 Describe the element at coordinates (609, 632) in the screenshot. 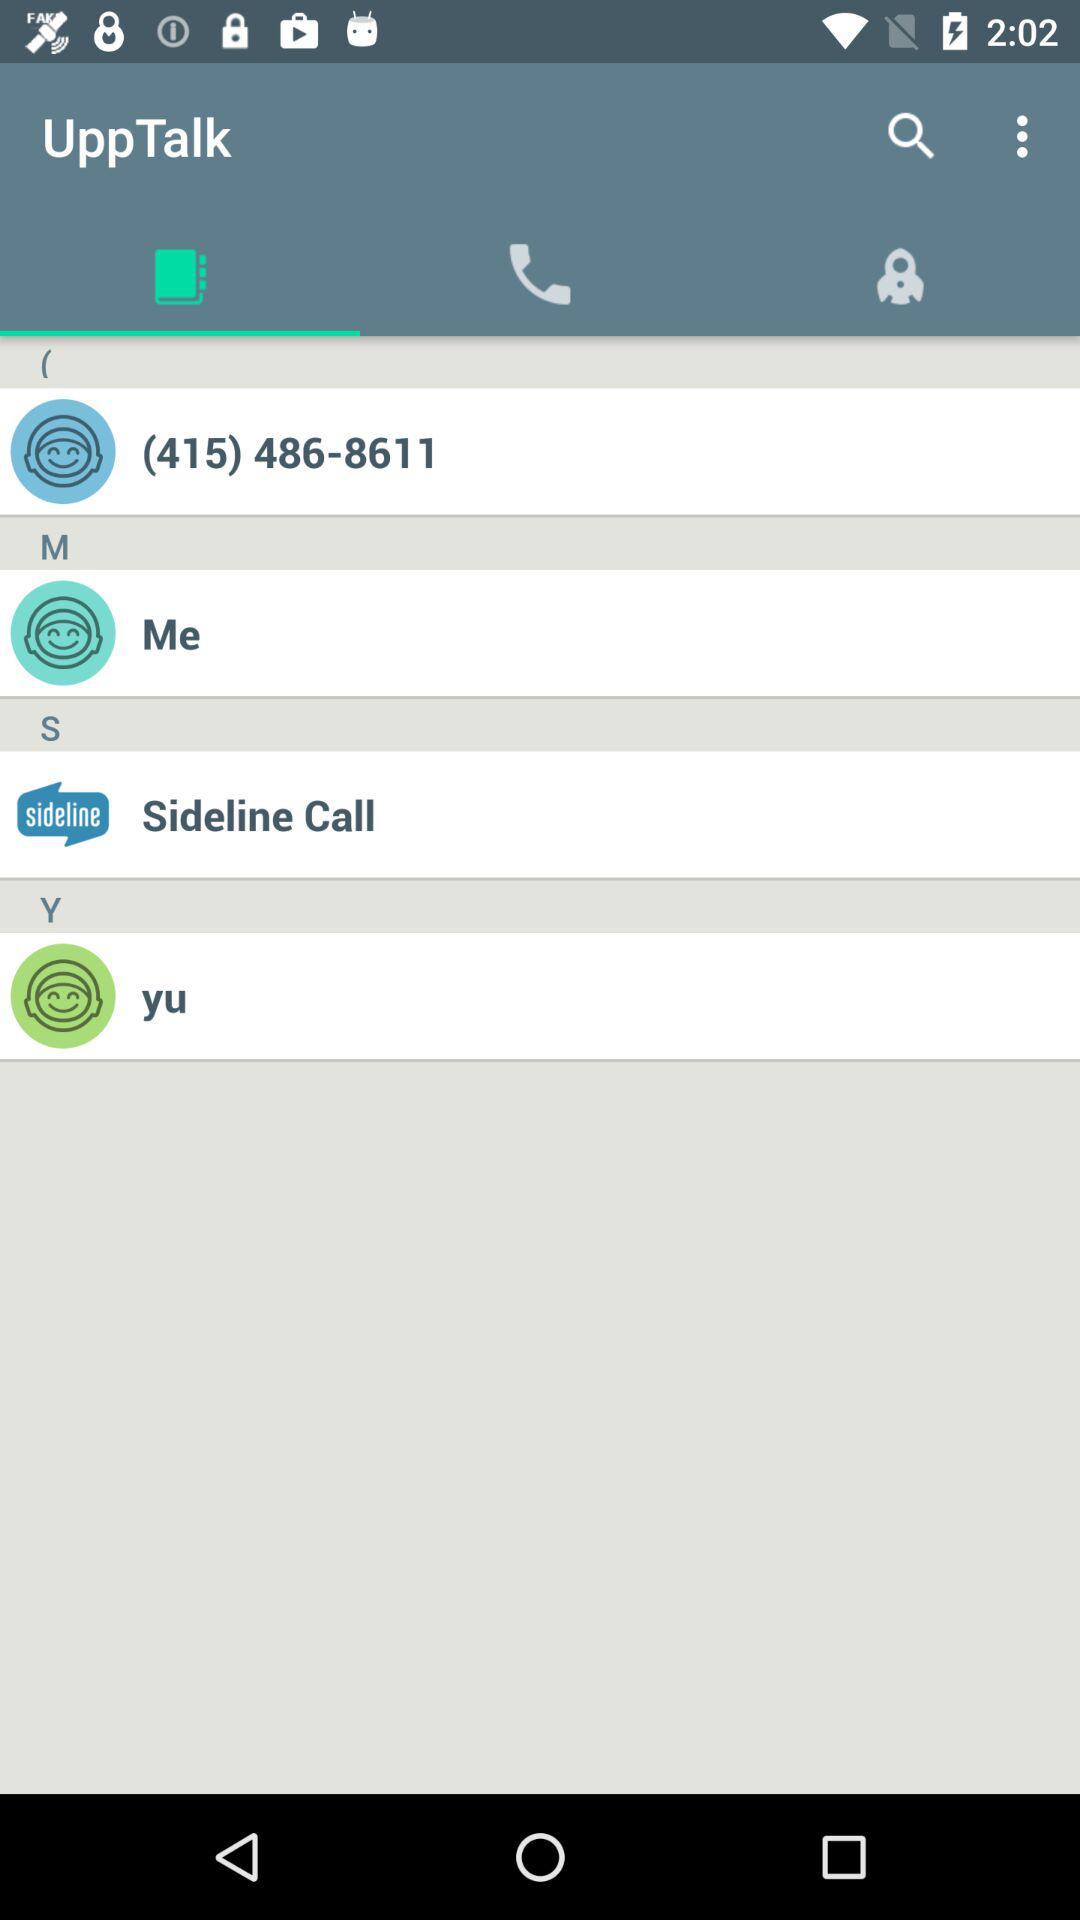

I see `me icon` at that location.